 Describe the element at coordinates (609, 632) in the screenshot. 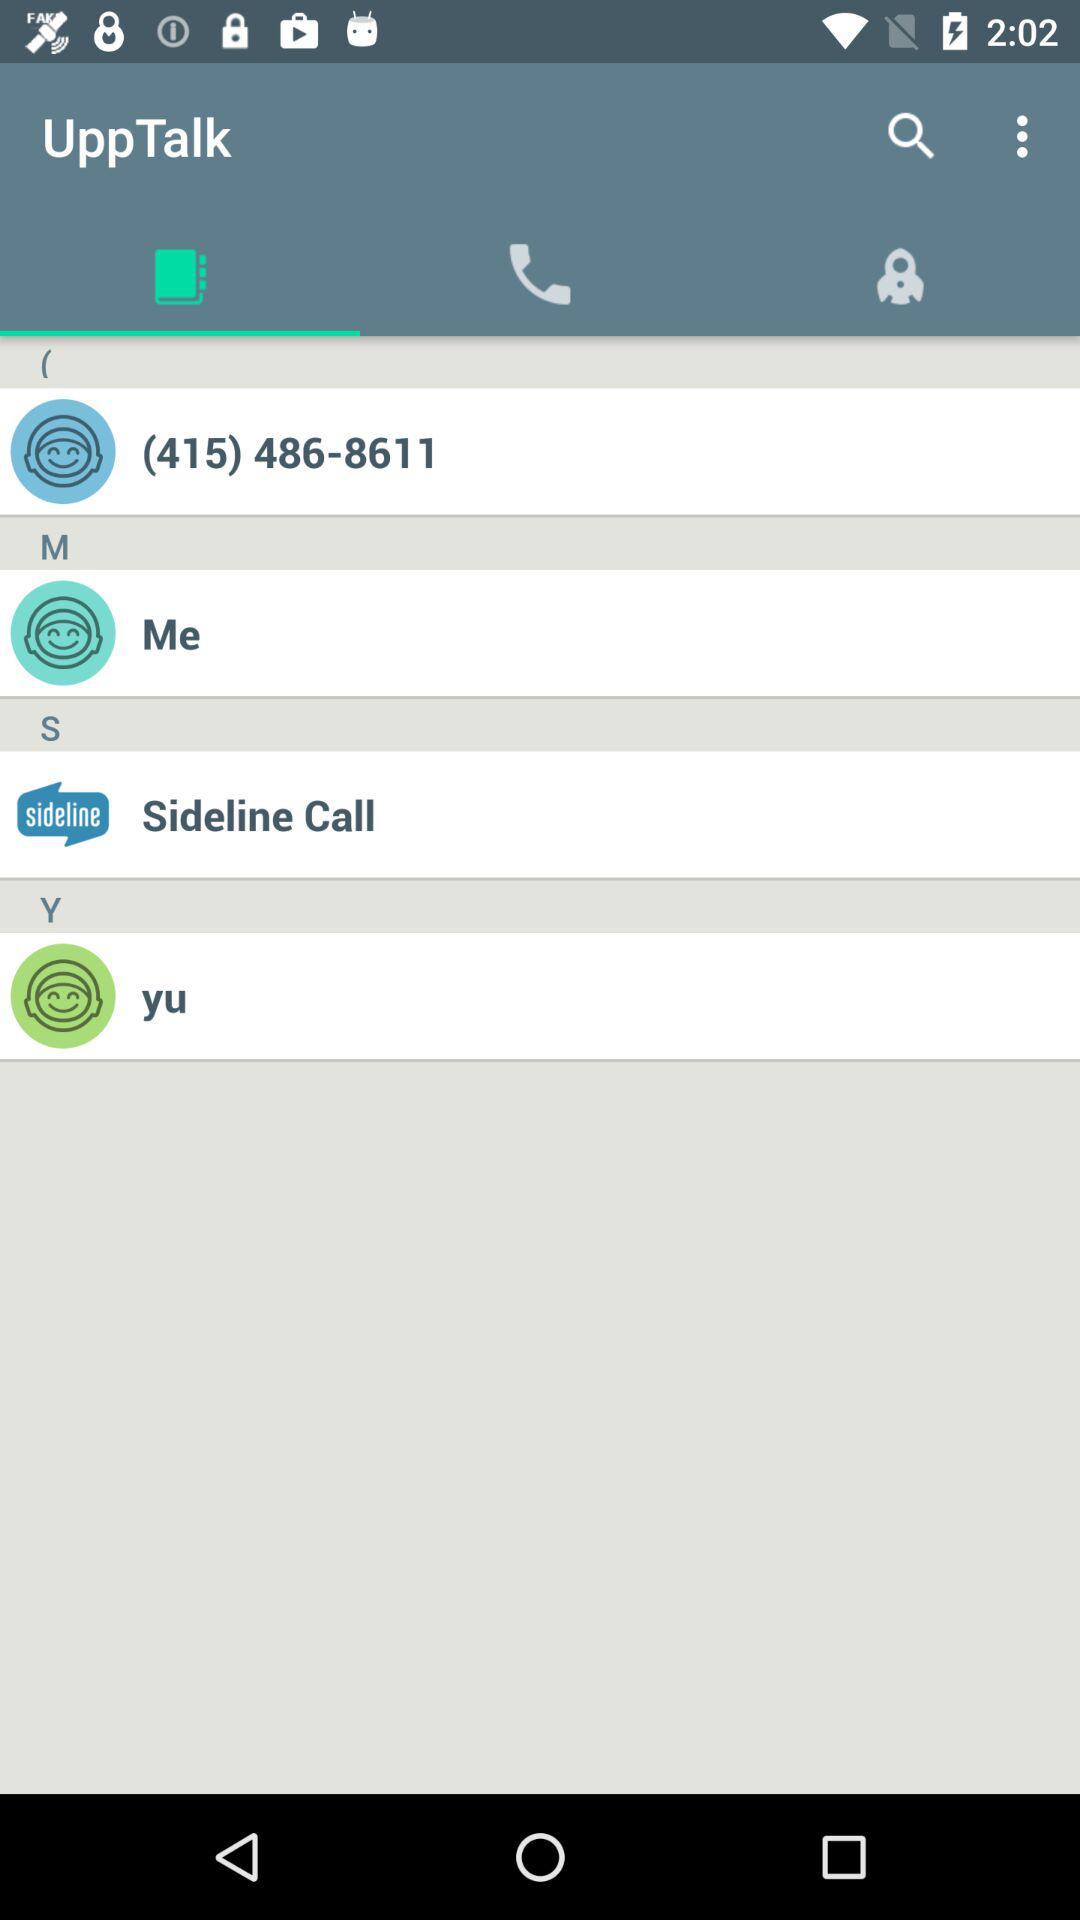

I see `me icon` at that location.